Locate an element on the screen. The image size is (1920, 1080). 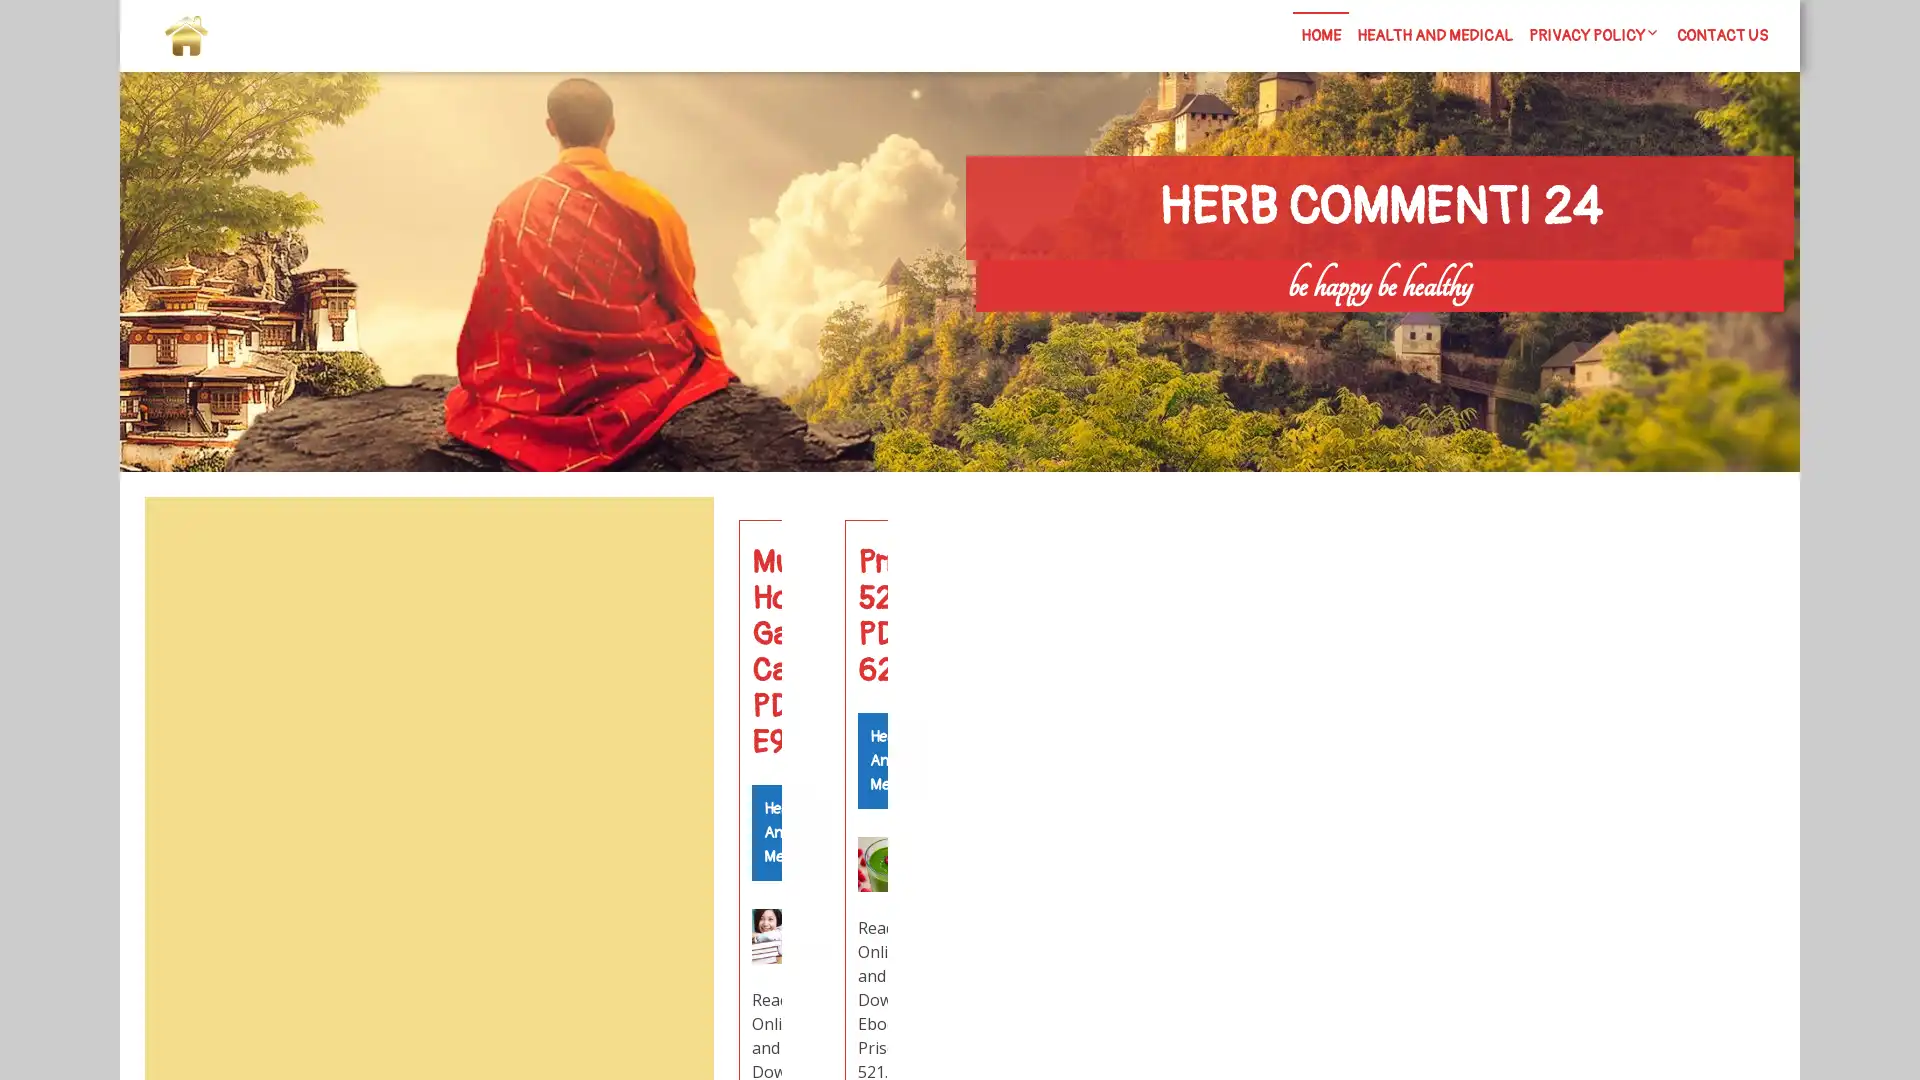
Search is located at coordinates (1557, 327).